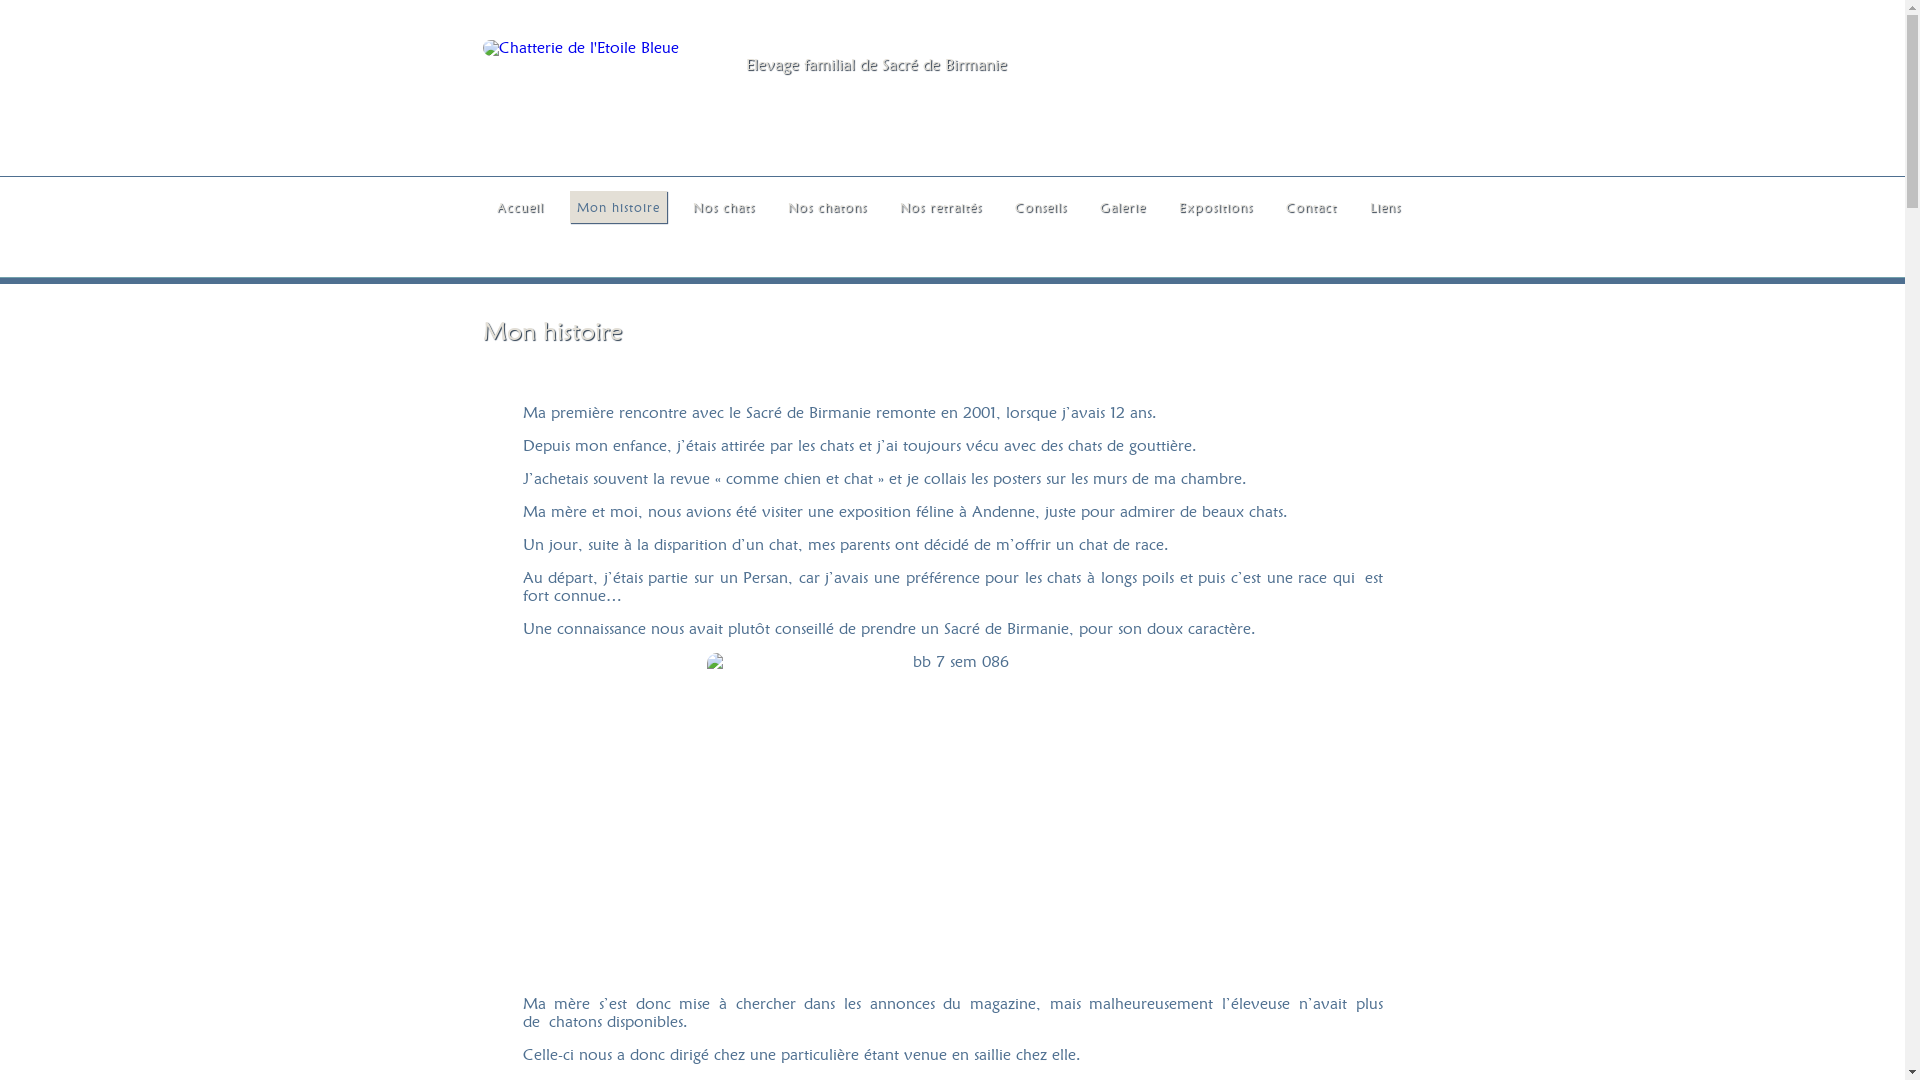 The width and height of the screenshot is (1920, 1080). Describe the element at coordinates (617, 207) in the screenshot. I see `'Mon histoire'` at that location.